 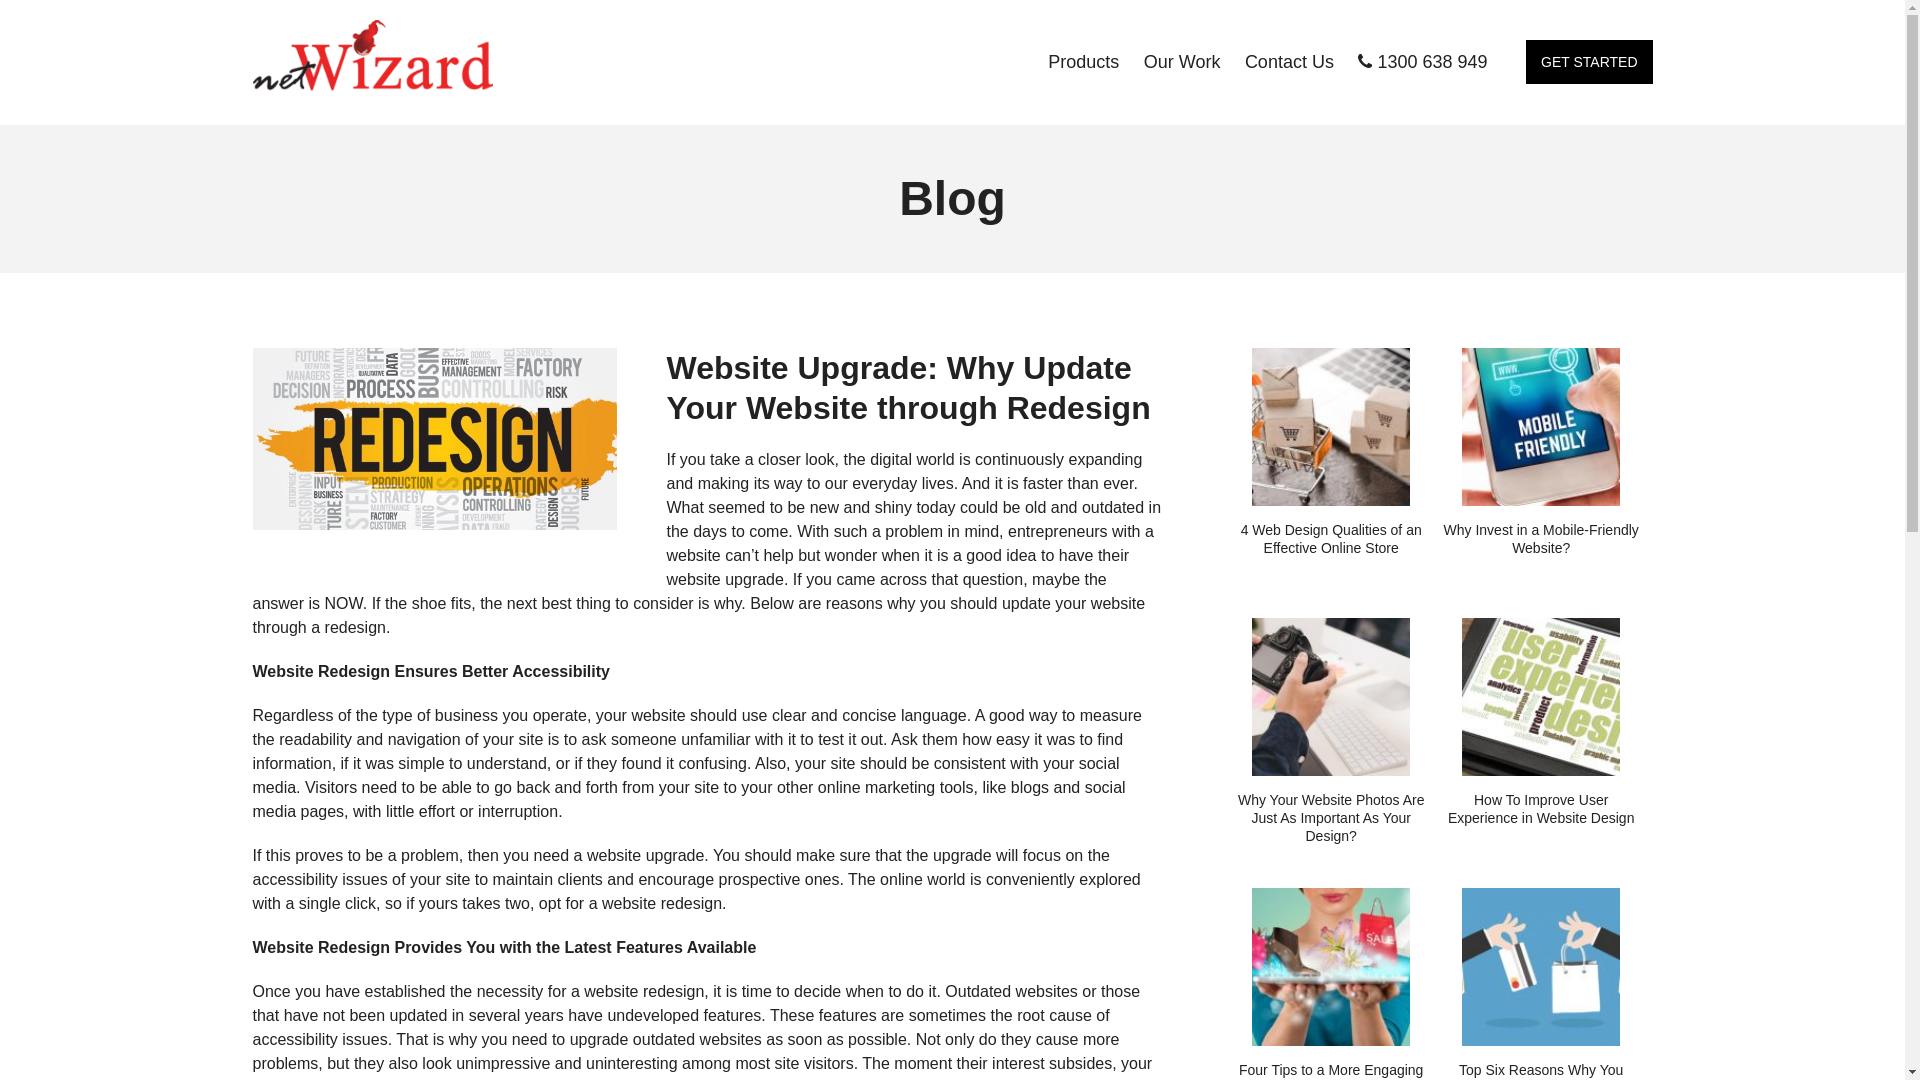 I want to click on 'GET STARTED', so click(x=1587, y=60).